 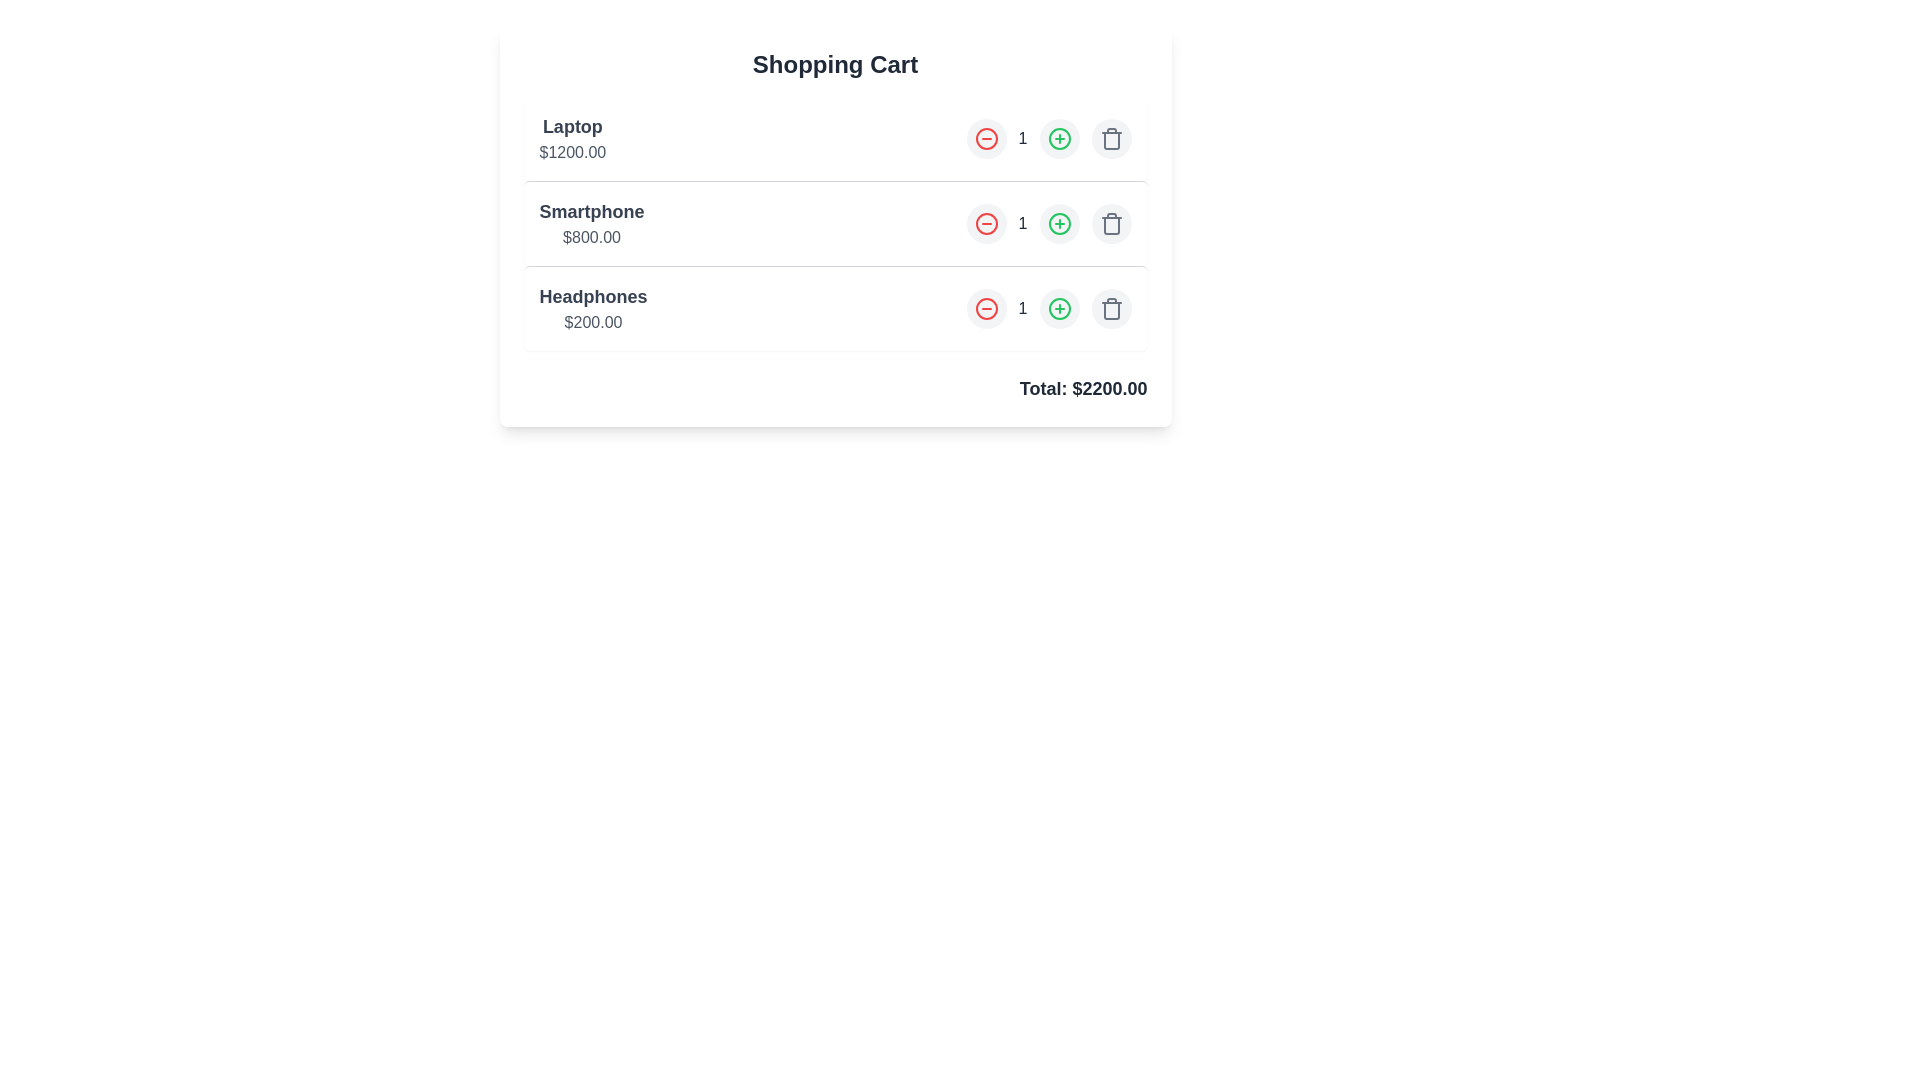 I want to click on the trash icon to remove the item Laptop from the cart, so click(x=1110, y=137).